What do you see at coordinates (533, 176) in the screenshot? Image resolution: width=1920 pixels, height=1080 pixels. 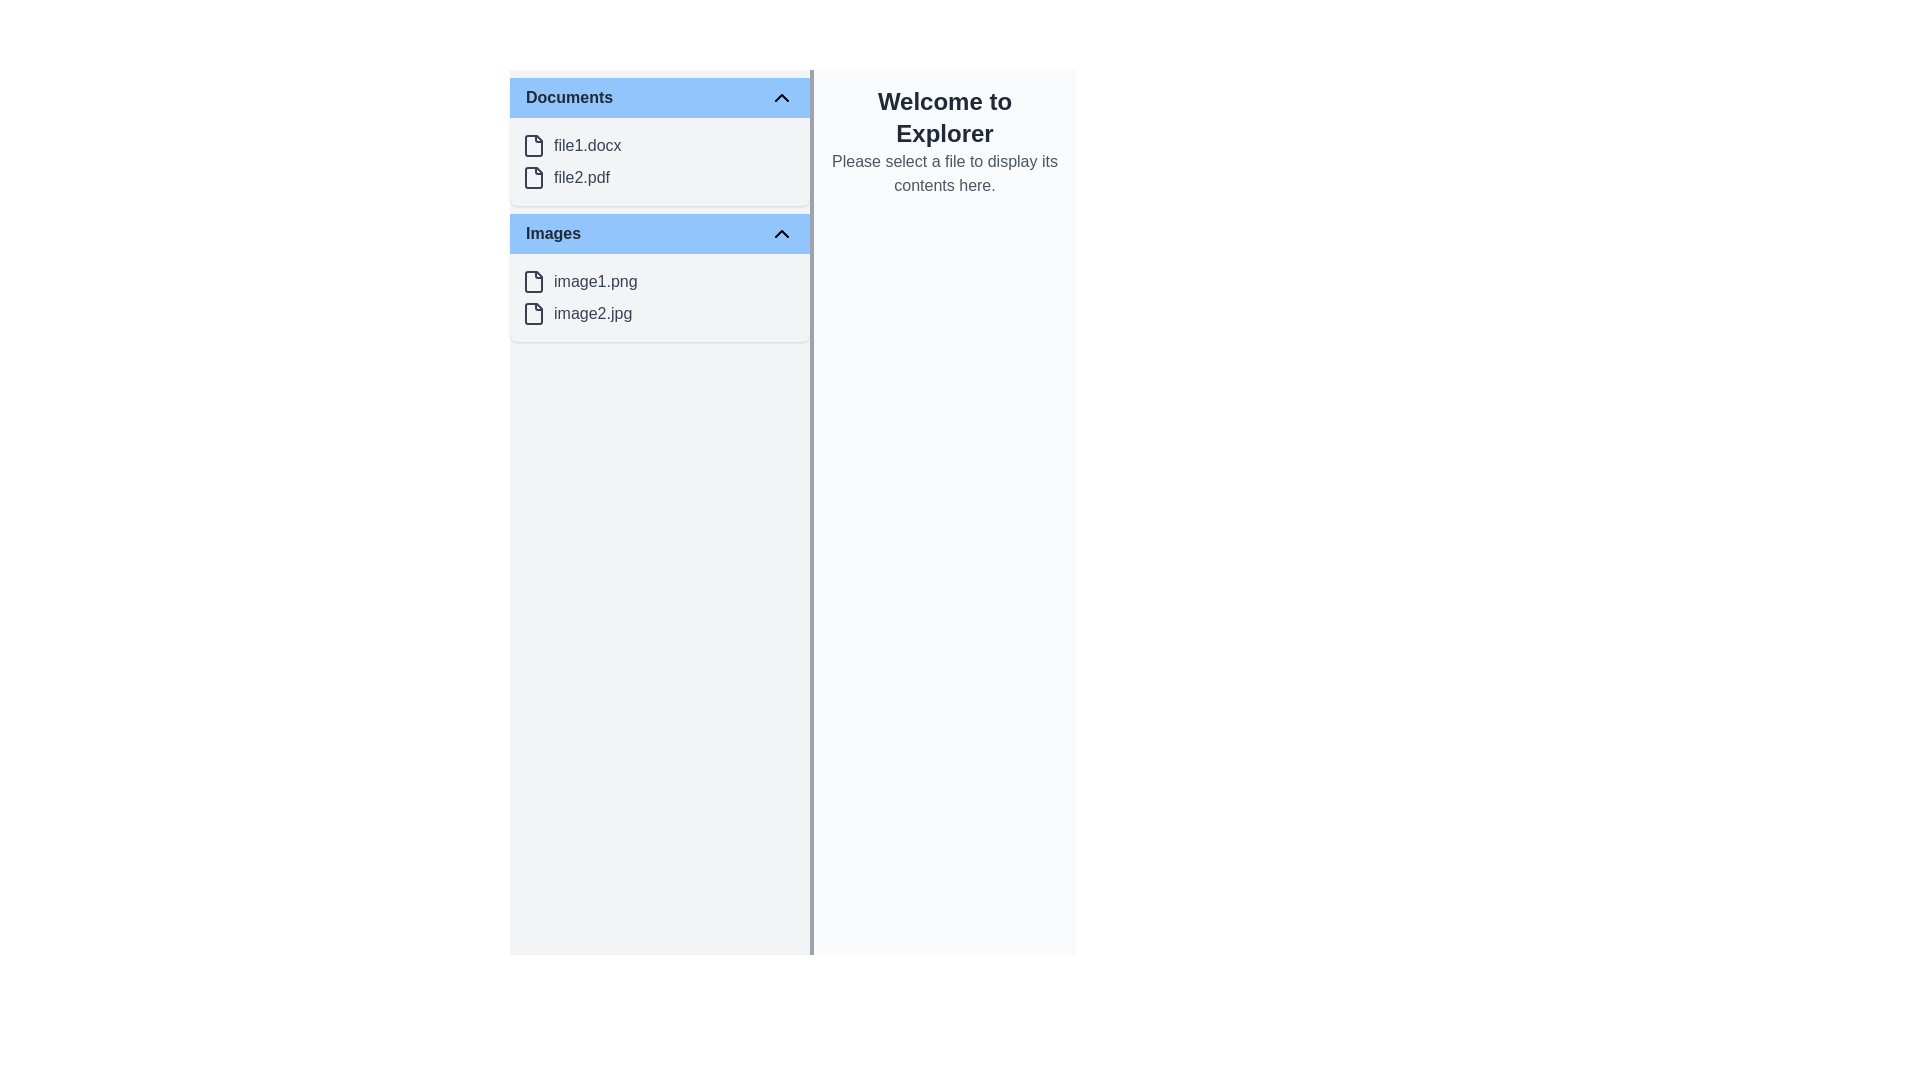 I see `the document icon with a folded corner located to the left of 'file2.pdf' in the 'Documents' section` at bounding box center [533, 176].